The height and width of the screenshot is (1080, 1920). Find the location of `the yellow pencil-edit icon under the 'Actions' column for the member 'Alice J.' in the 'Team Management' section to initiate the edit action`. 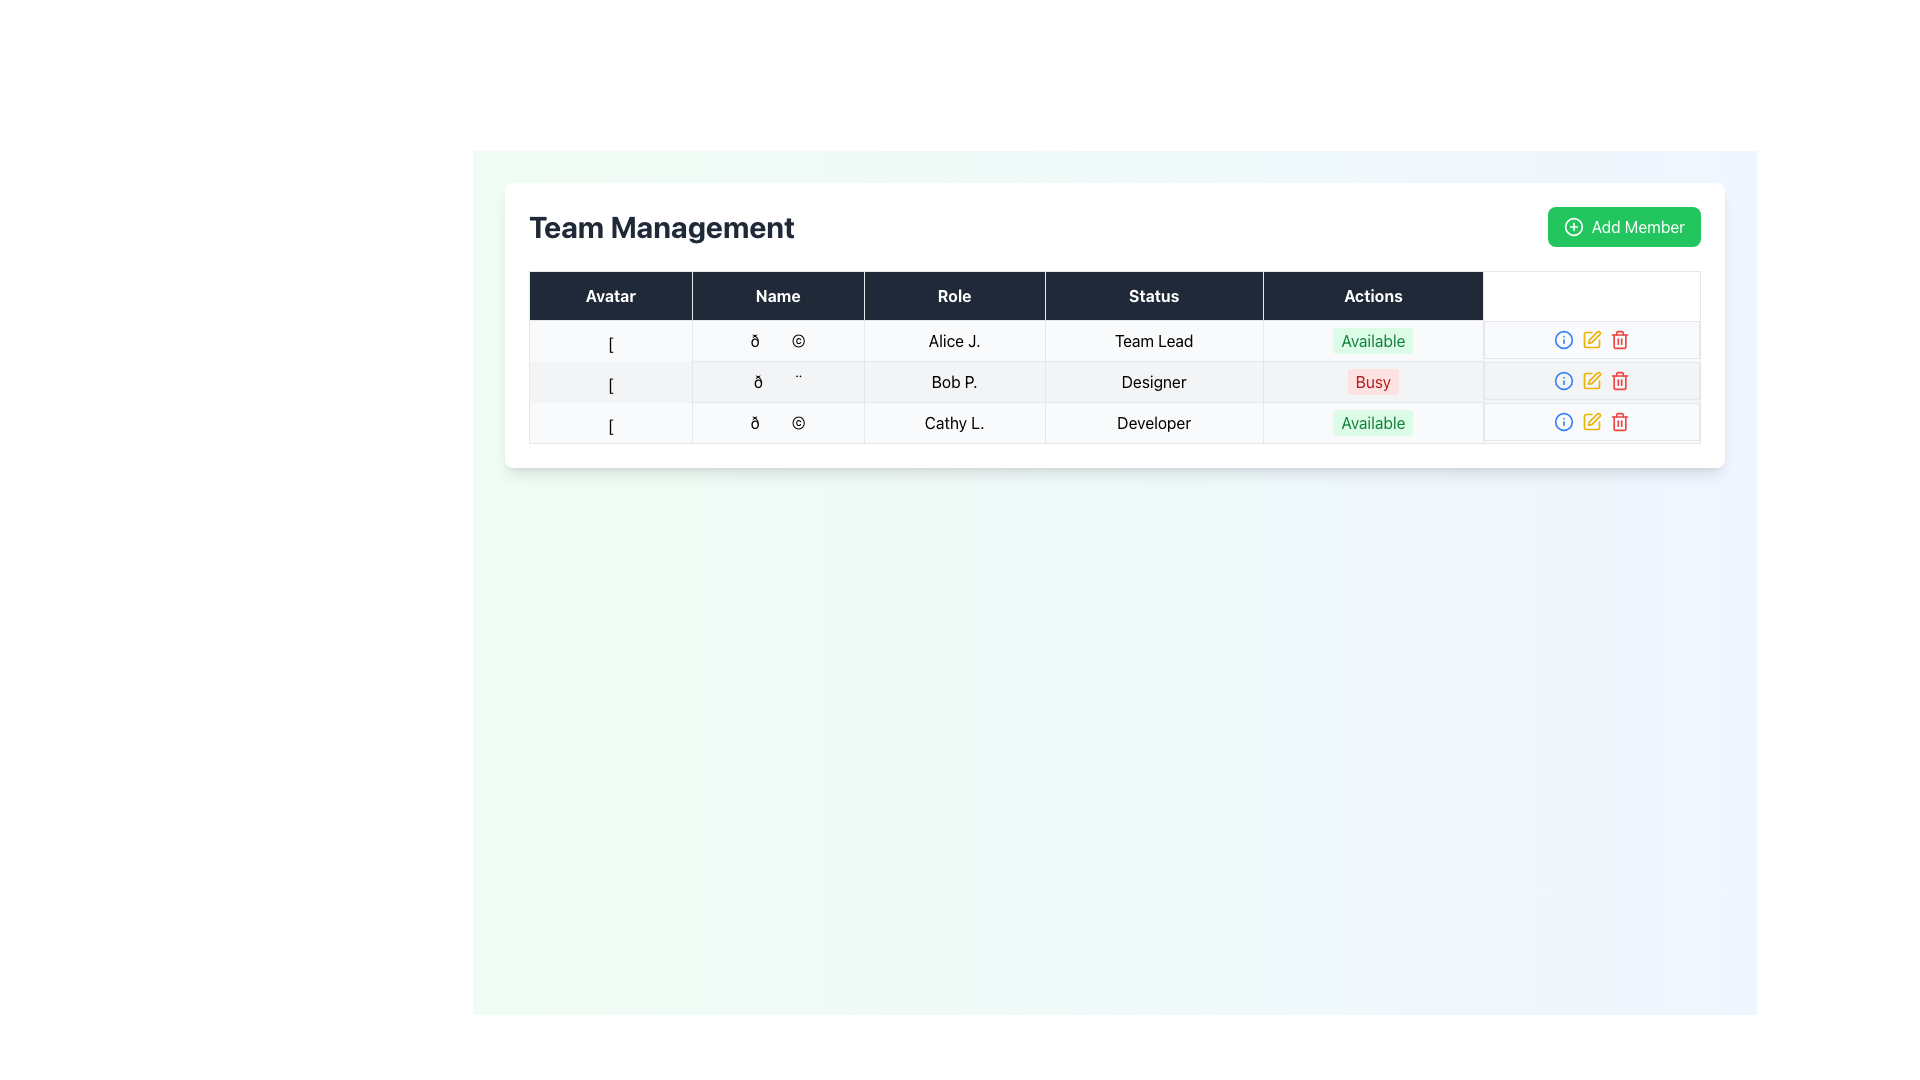

the yellow pencil-edit icon under the 'Actions' column for the member 'Alice J.' in the 'Team Management' section to initiate the edit action is located at coordinates (1591, 338).